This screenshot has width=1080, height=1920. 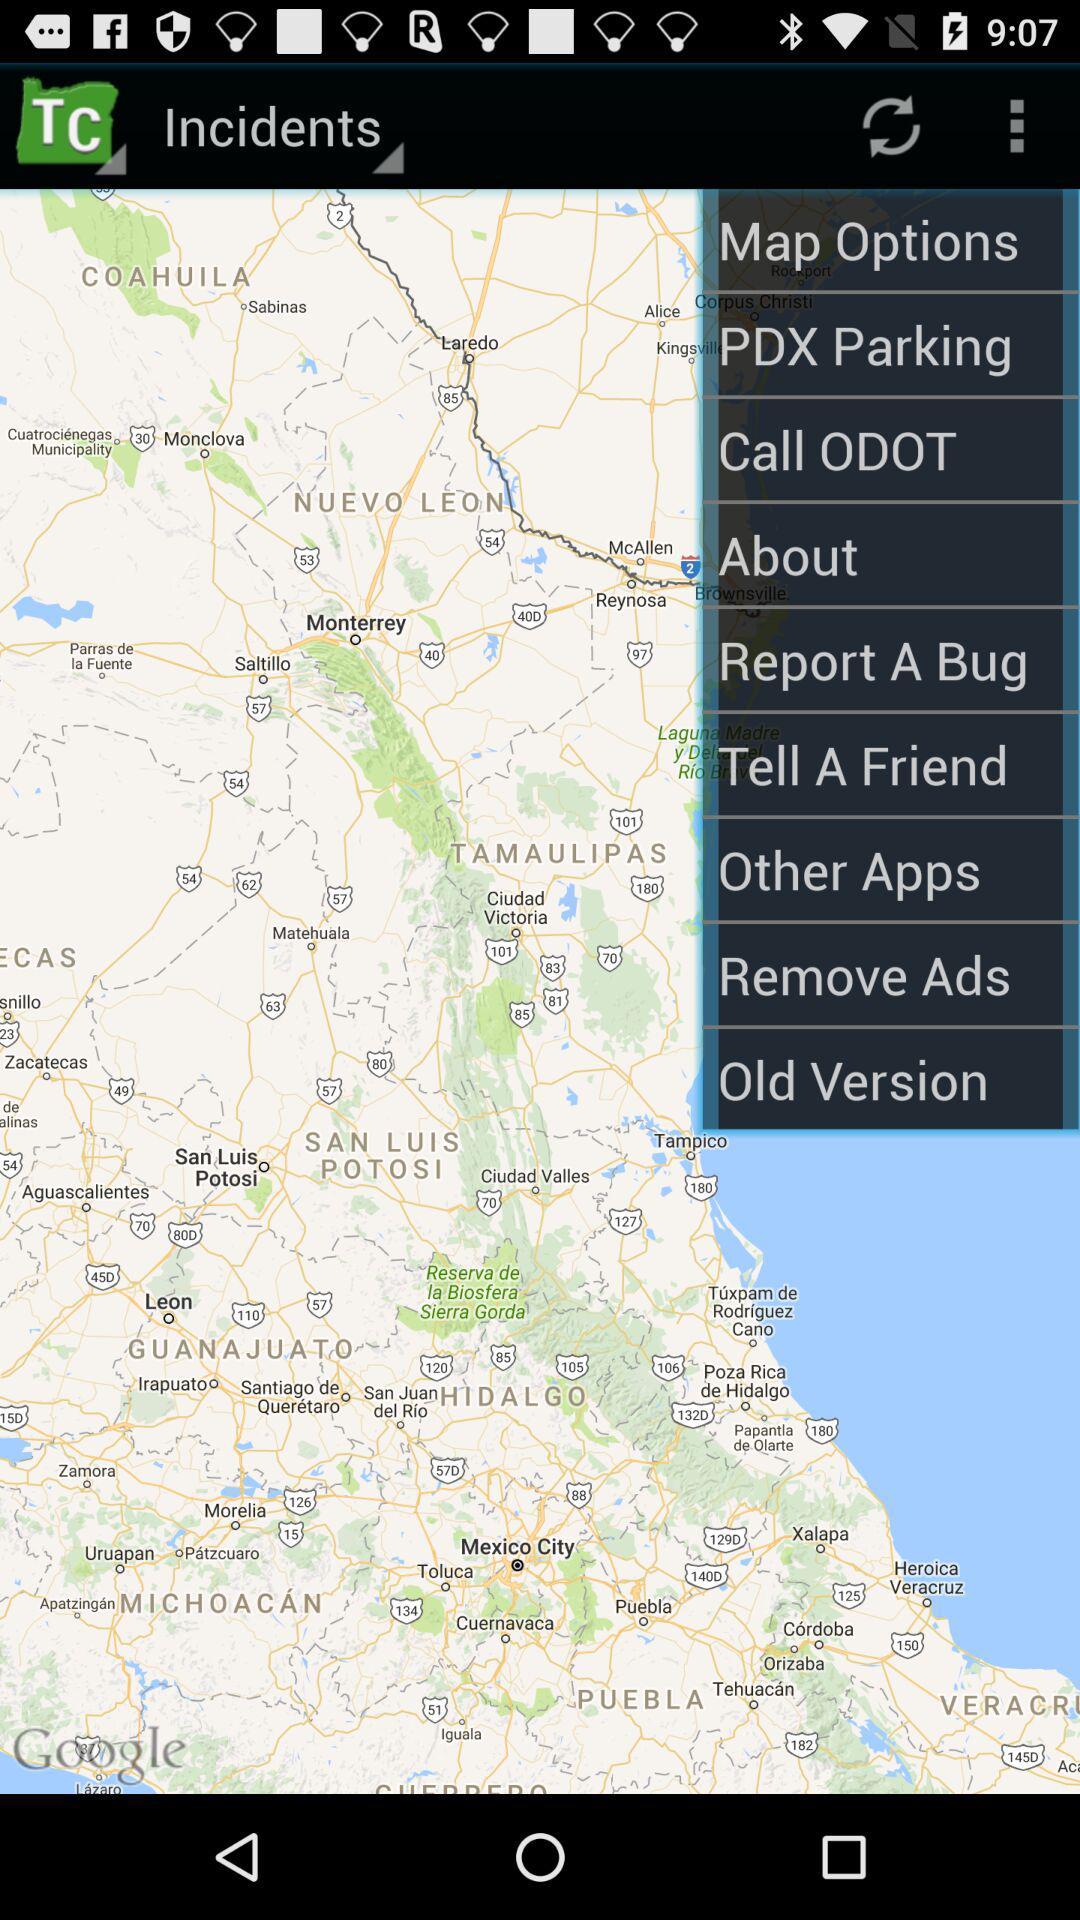 I want to click on other apps item, so click(x=889, y=869).